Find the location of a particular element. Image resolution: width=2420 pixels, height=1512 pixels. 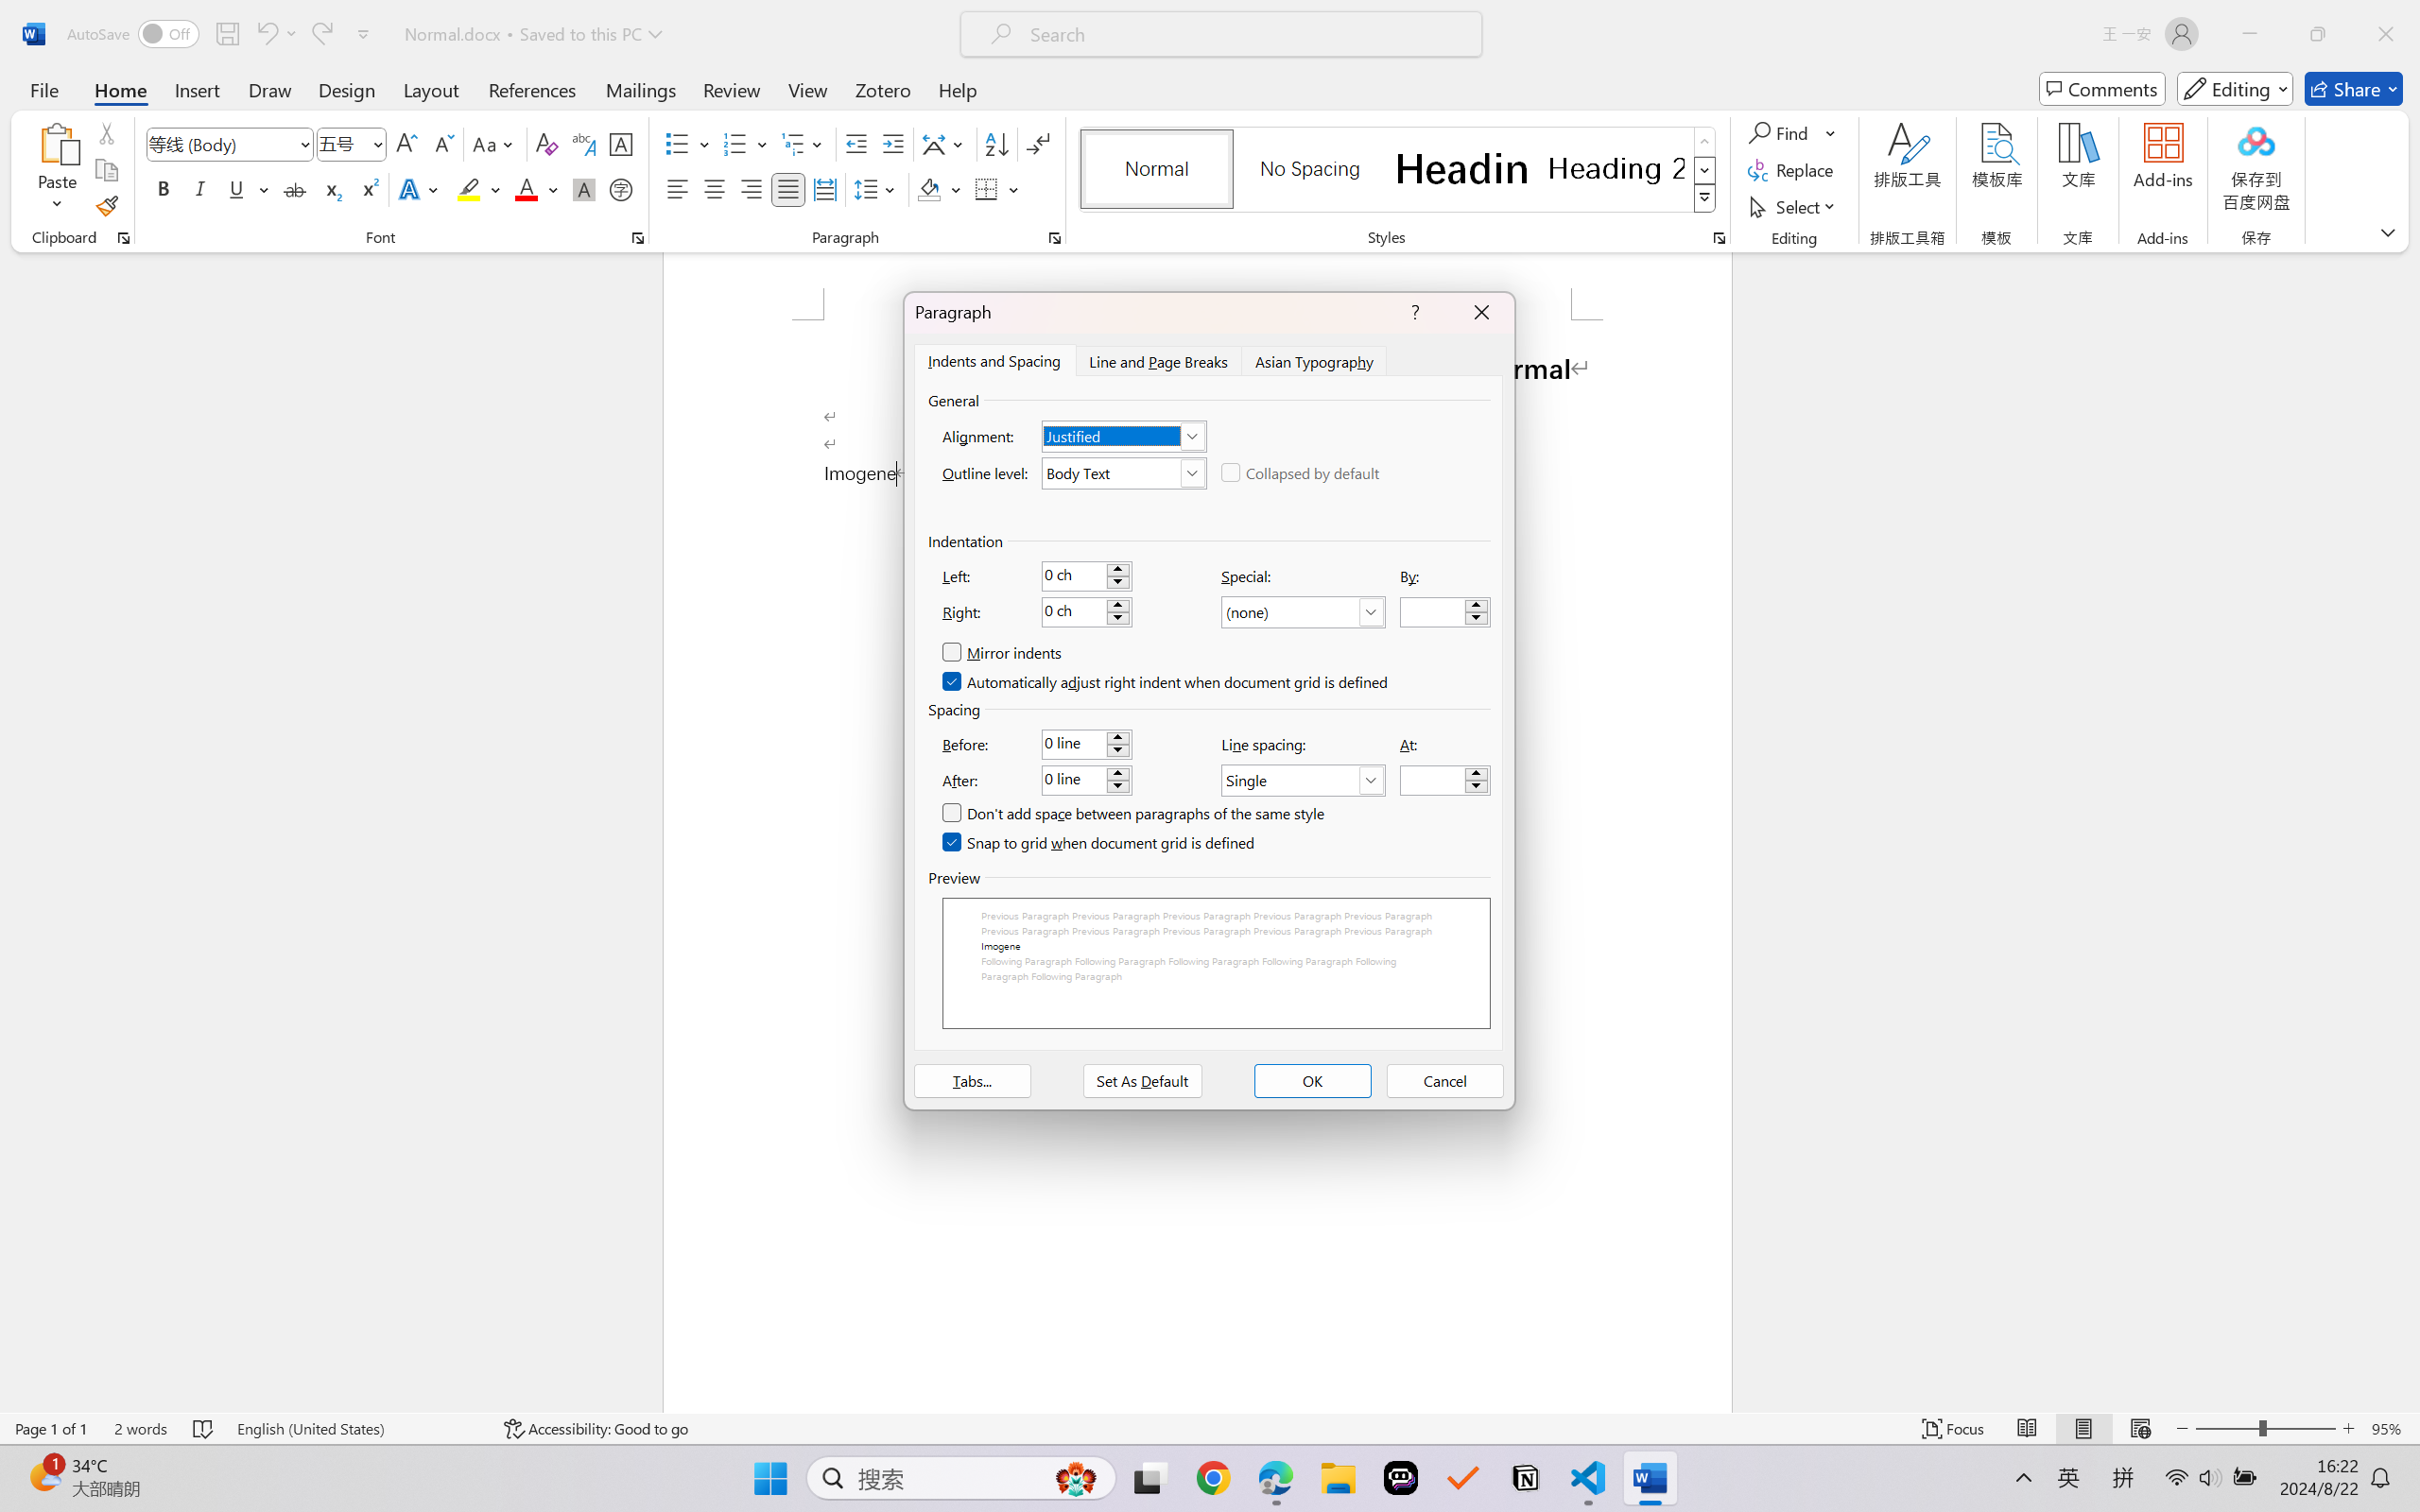

'Indents and Spacing' is located at coordinates (994, 359).